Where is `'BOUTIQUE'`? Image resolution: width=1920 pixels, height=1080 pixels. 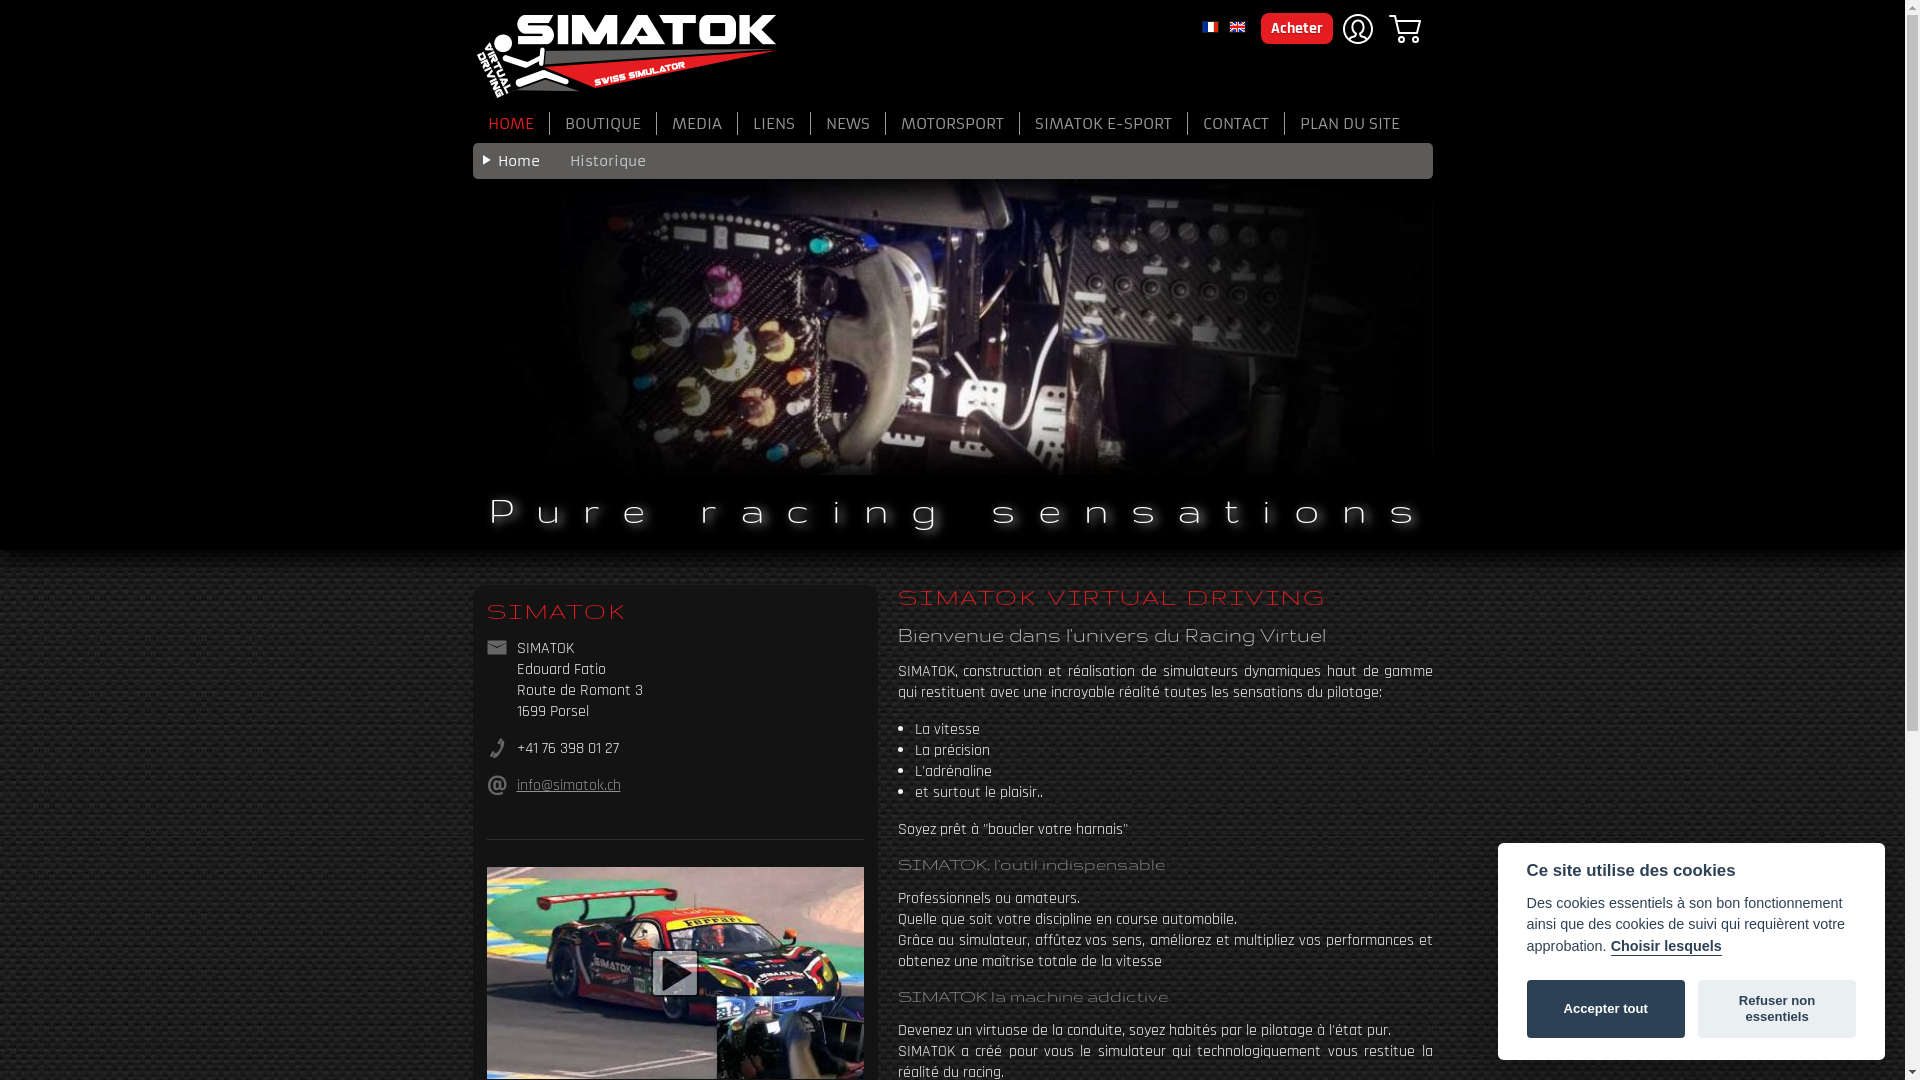 'BOUTIQUE' is located at coordinates (602, 123).